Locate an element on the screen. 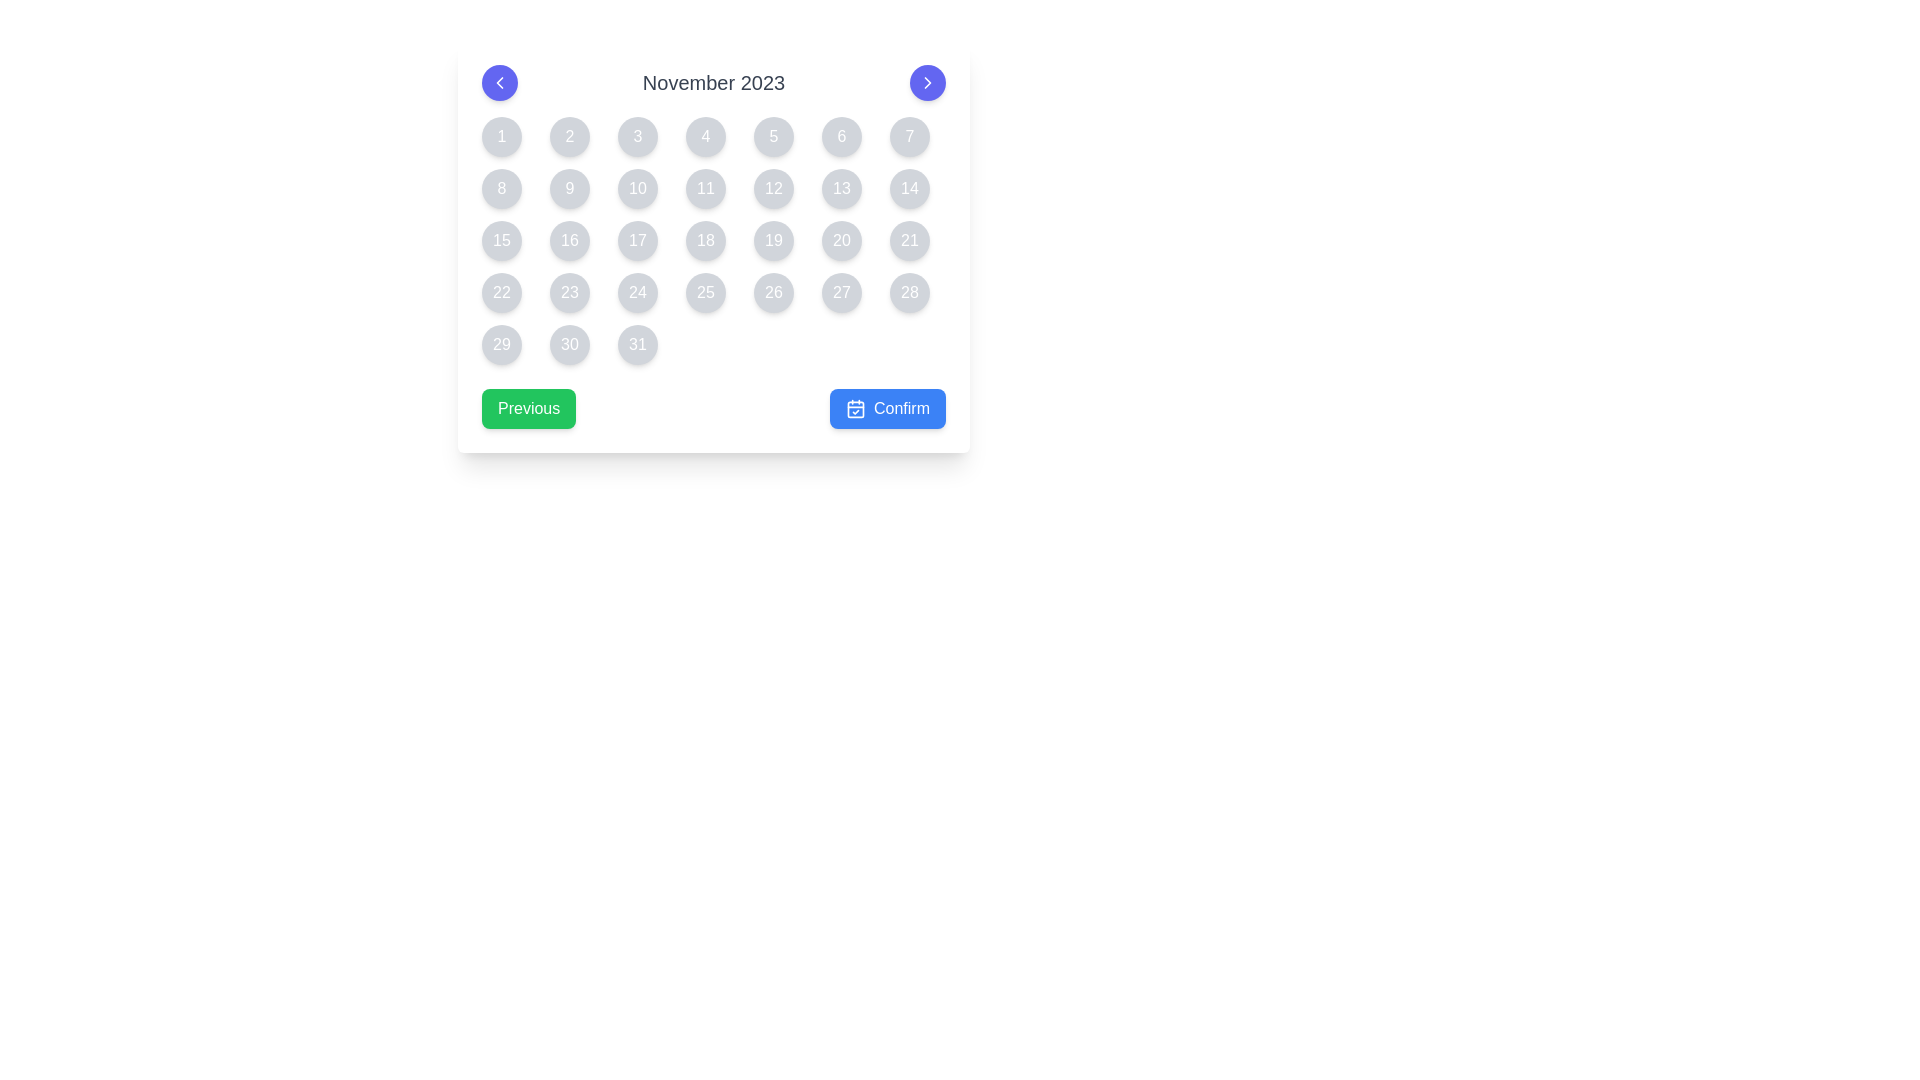 The height and width of the screenshot is (1080, 1920). the selectable day button representing the 16th day of November 2023 in the calendar interface for potential hover effects is located at coordinates (569, 239).